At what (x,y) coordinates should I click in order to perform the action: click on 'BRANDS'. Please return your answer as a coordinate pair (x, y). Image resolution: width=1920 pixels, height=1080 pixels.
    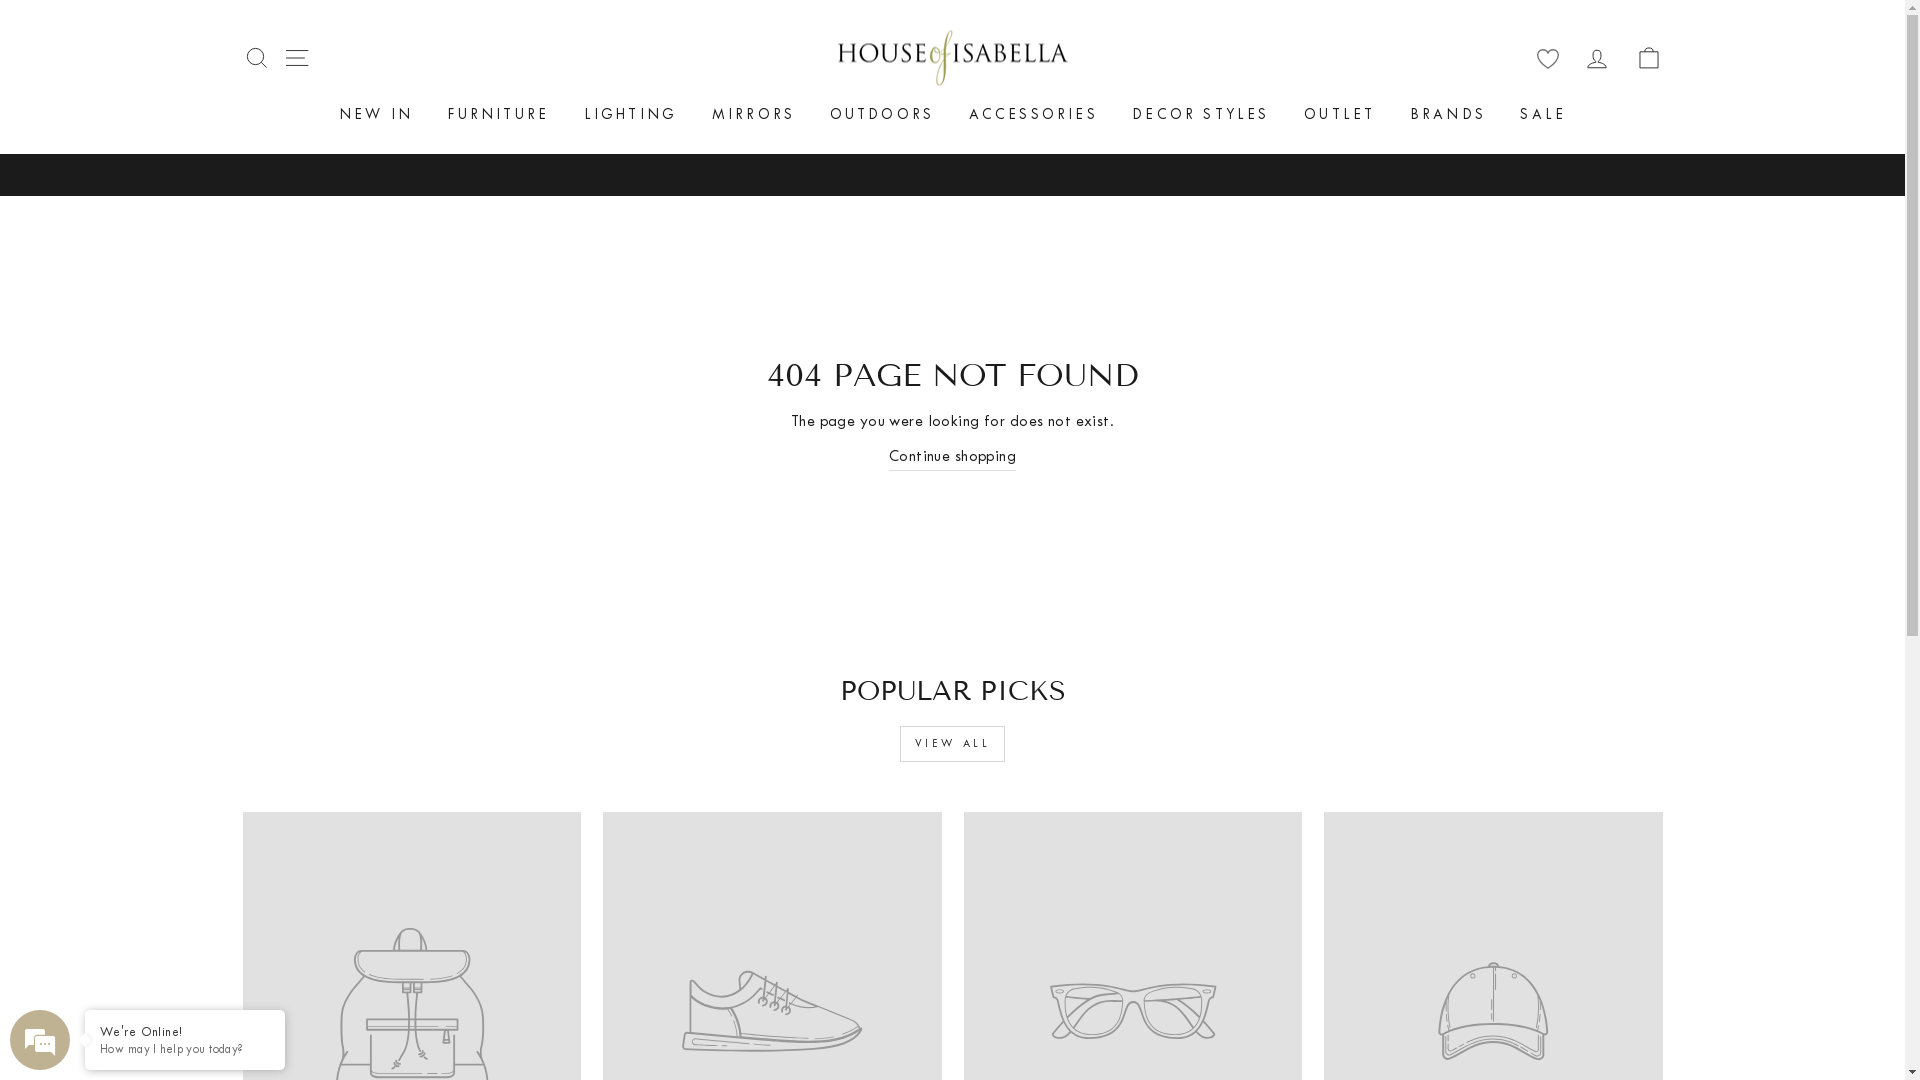
    Looking at the image, I should click on (1394, 114).